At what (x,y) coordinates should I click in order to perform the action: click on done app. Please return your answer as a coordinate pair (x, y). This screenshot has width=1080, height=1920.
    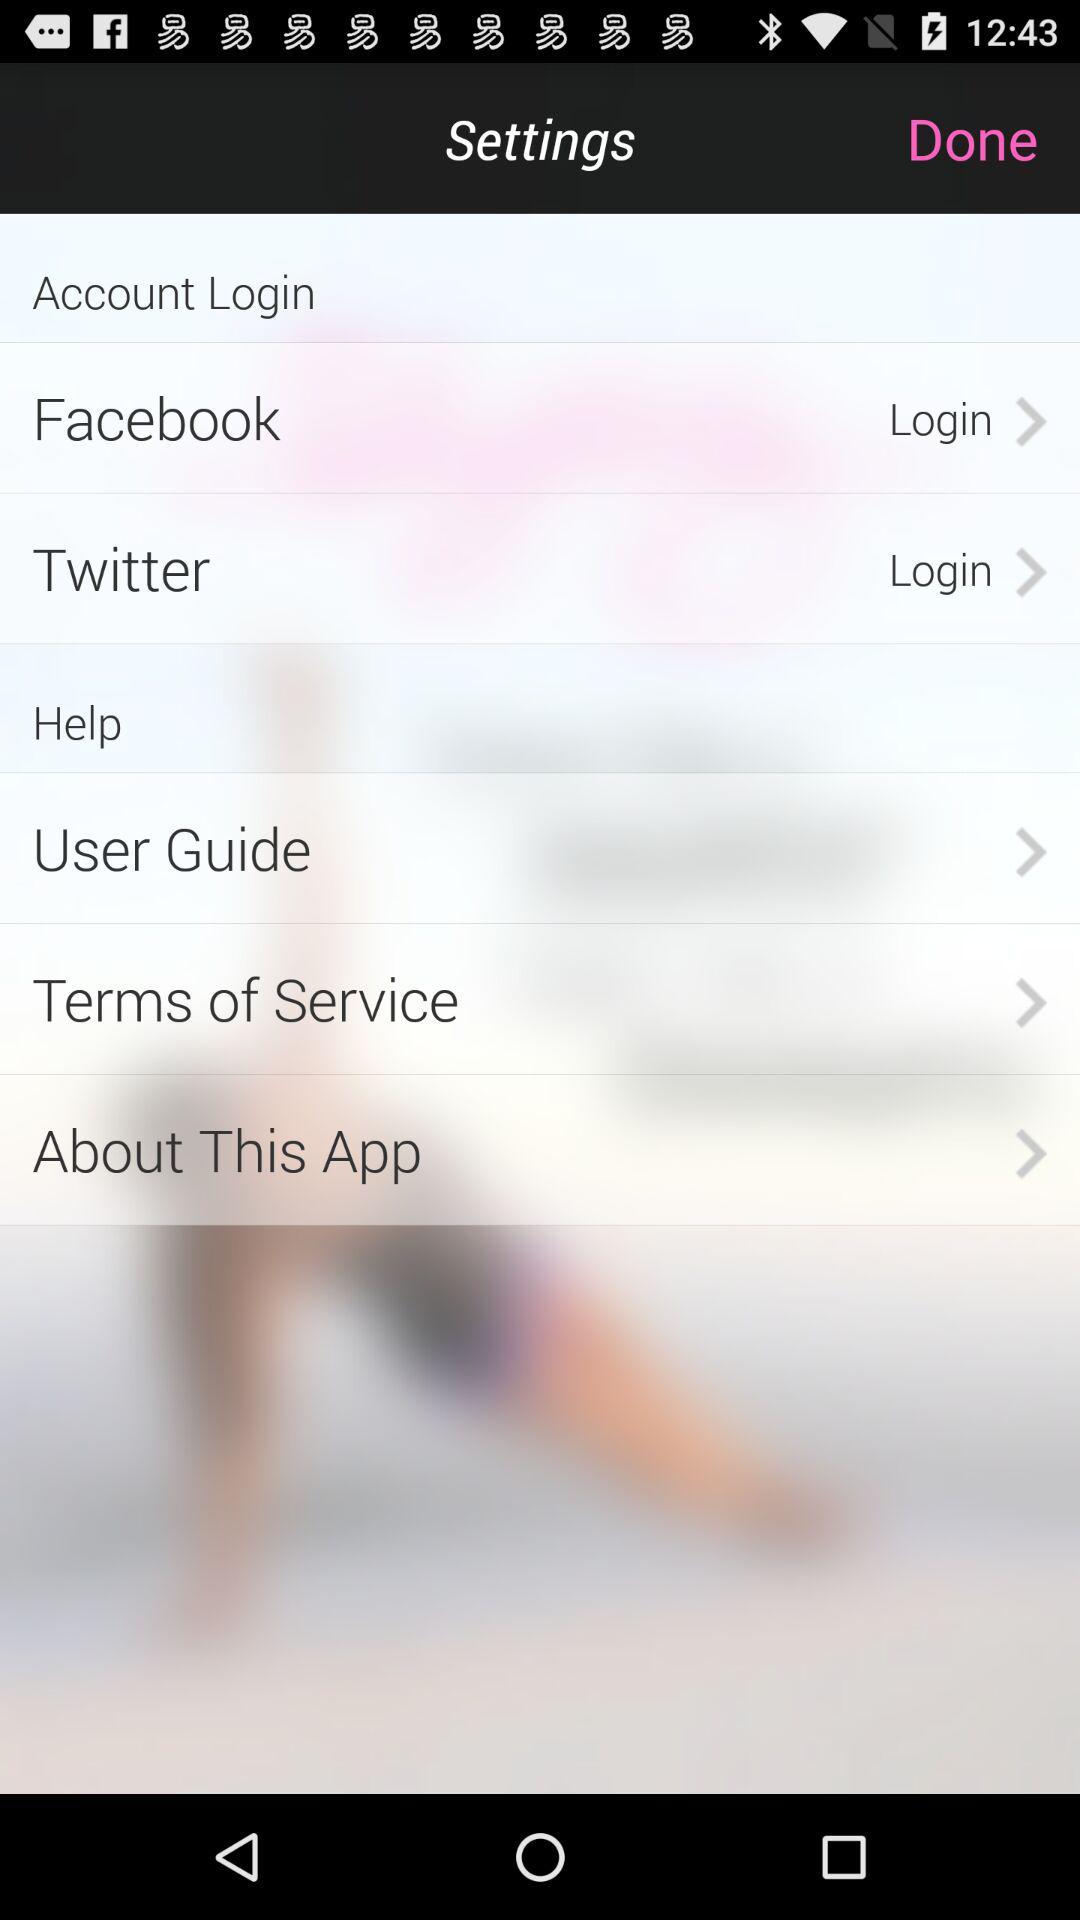
    Looking at the image, I should click on (992, 137).